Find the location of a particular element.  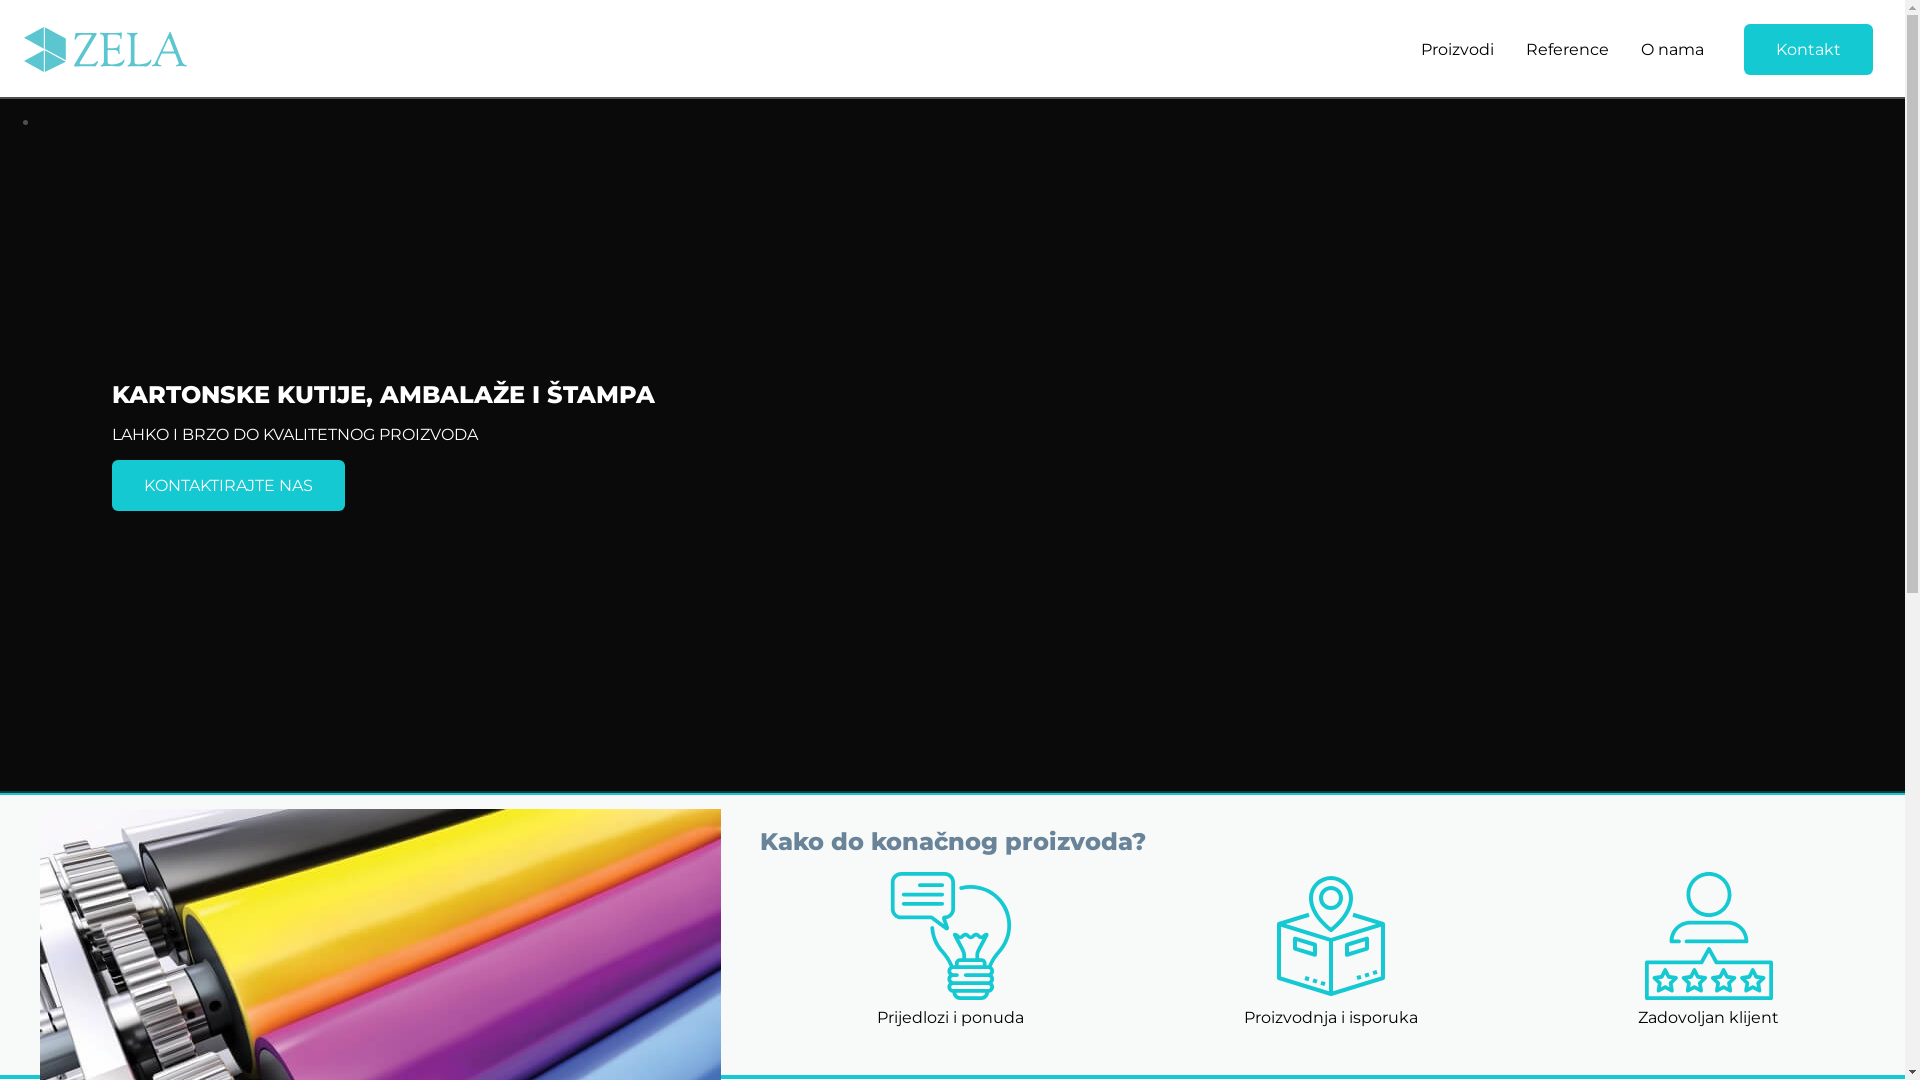

'Proizvodi' is located at coordinates (1457, 48).